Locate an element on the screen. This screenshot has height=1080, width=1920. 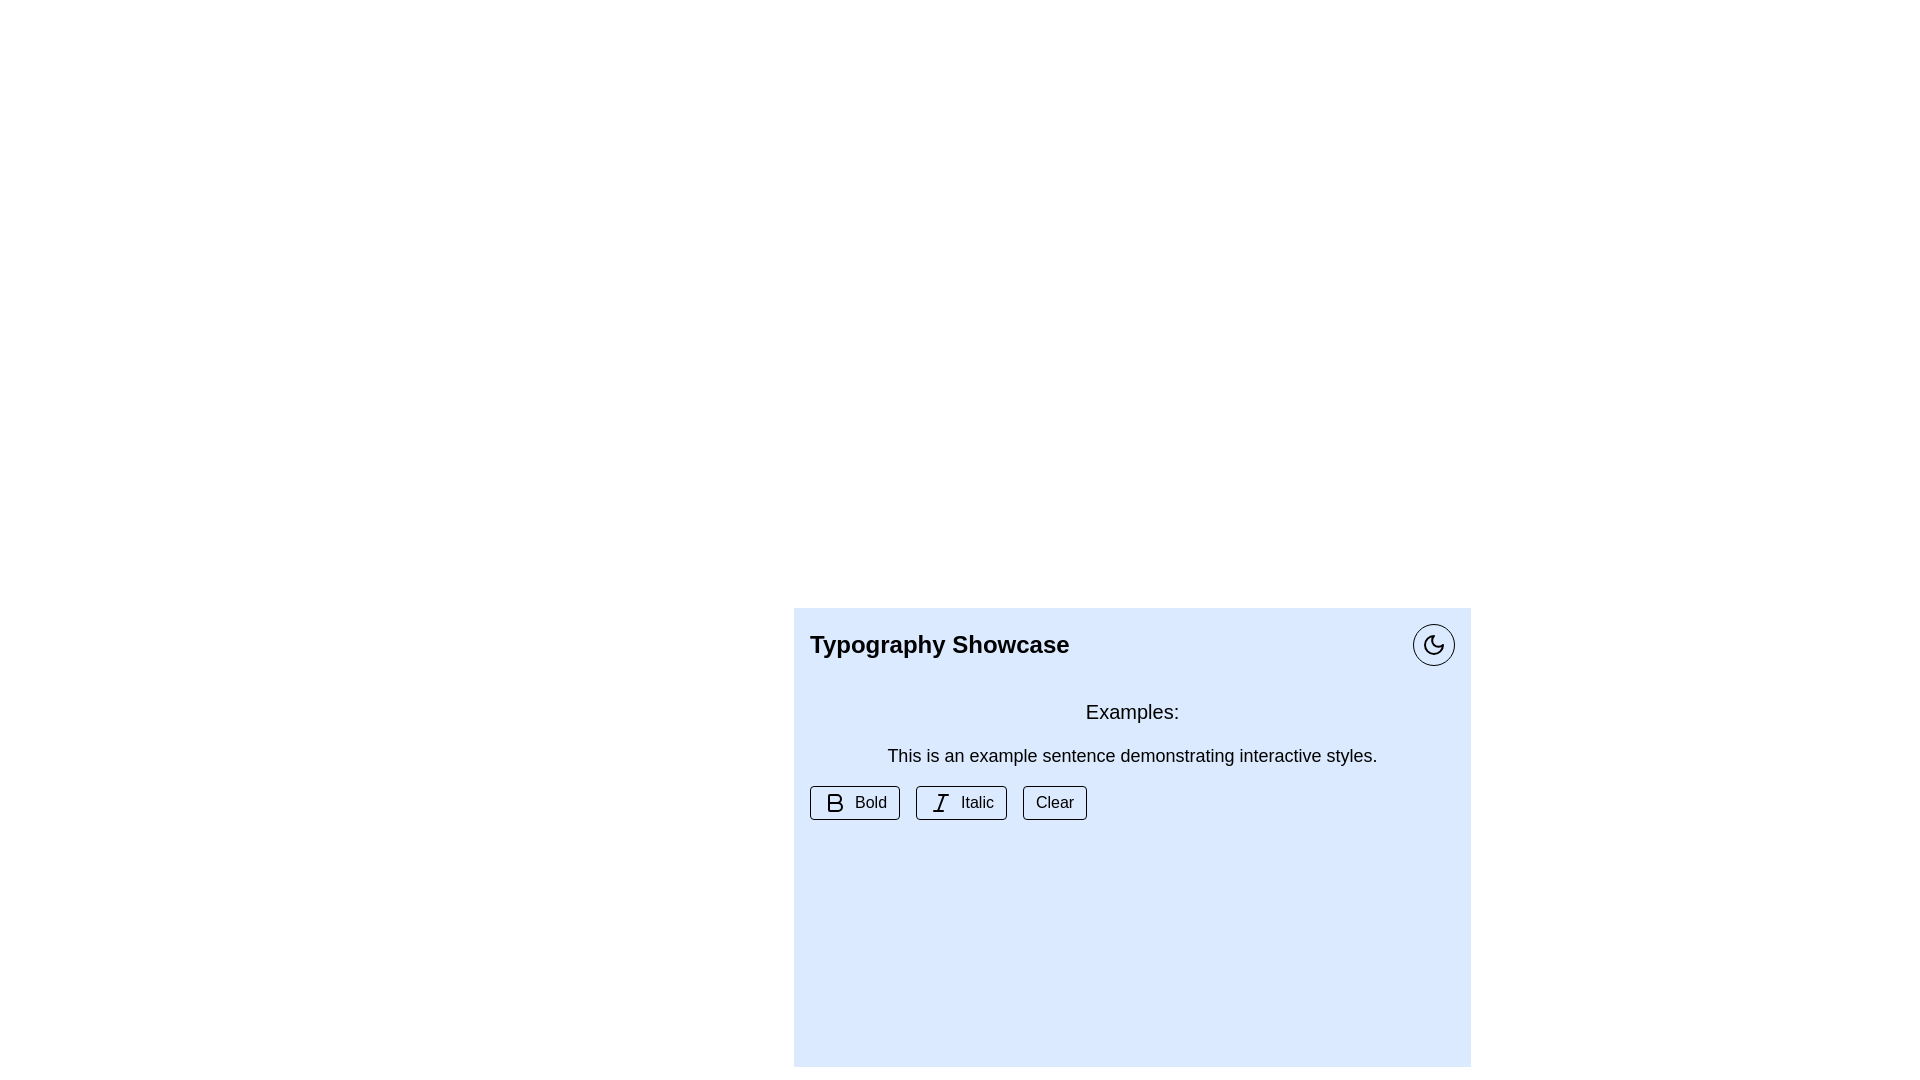
the Text Label at the top of the content section to trigger any potential tooltip is located at coordinates (1132, 711).